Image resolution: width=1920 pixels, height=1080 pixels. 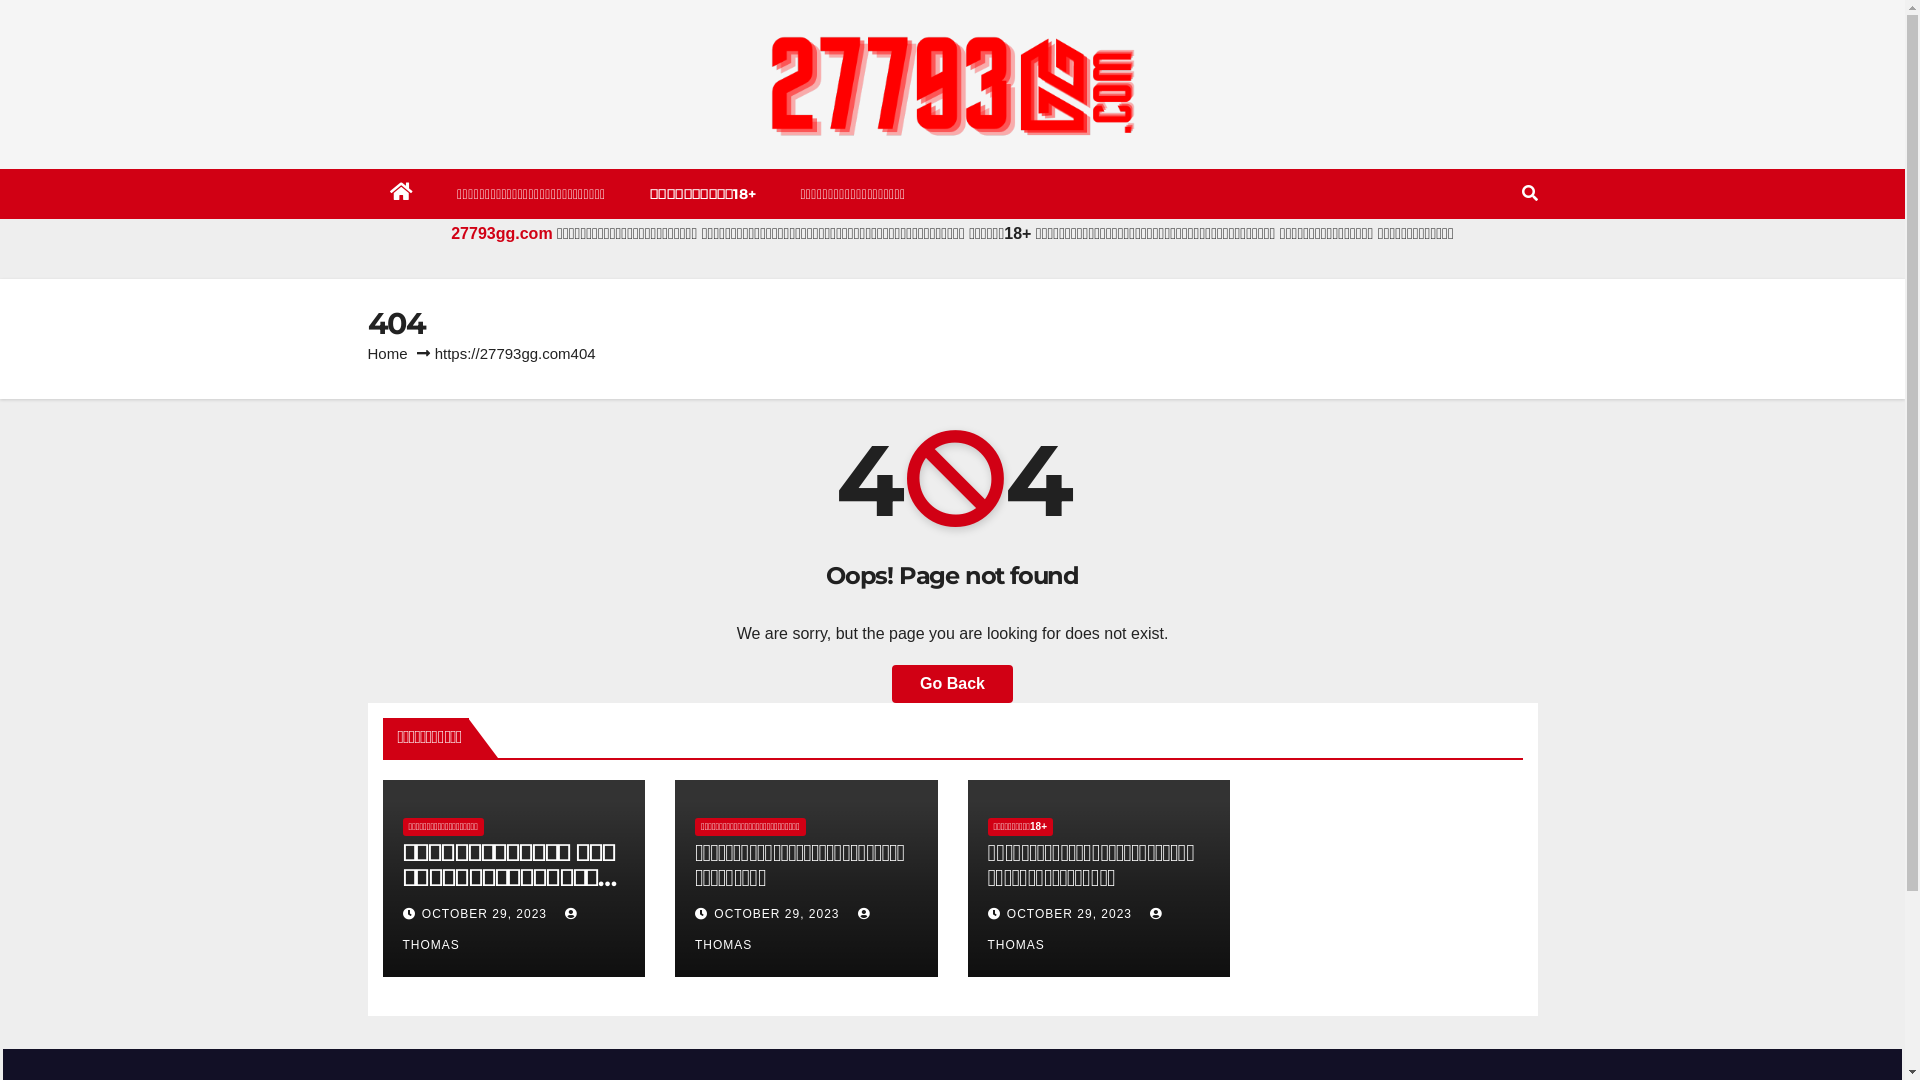 I want to click on 'Go Back', so click(x=951, y=682).